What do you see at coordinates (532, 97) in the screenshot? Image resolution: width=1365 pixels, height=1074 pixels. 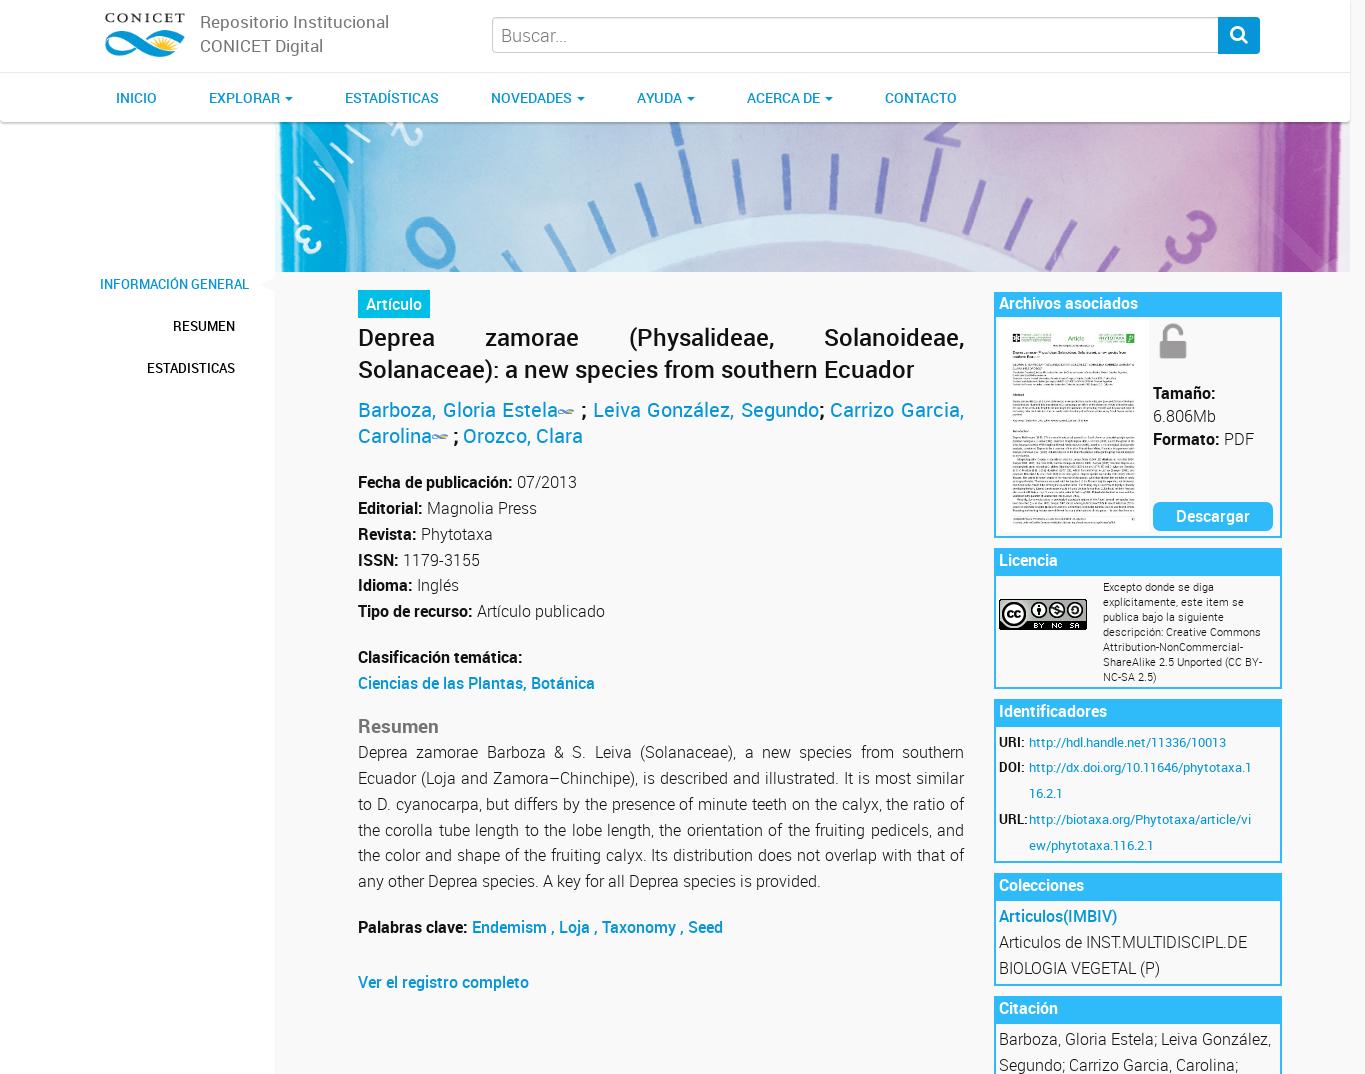 I see `'Novedades'` at bounding box center [532, 97].